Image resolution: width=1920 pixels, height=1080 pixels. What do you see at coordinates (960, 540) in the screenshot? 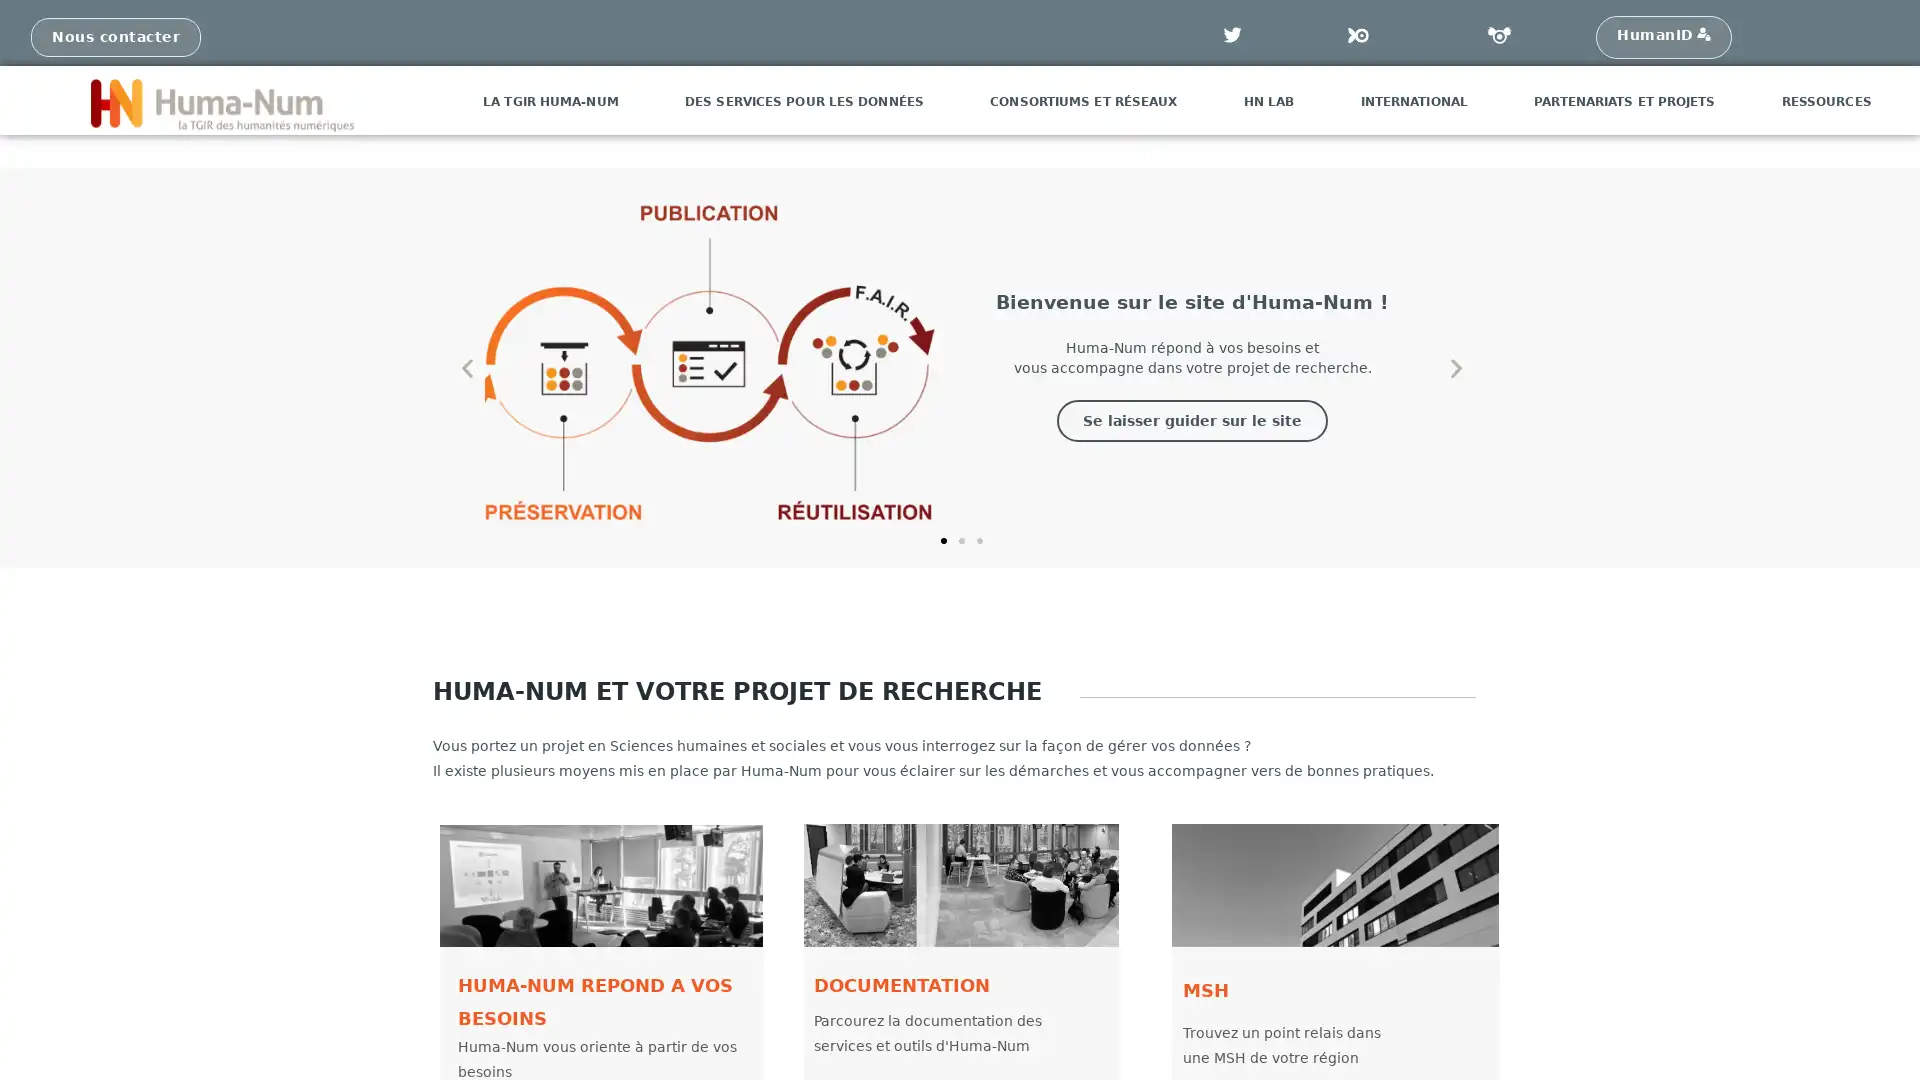
I see `Go to slide 2` at bounding box center [960, 540].